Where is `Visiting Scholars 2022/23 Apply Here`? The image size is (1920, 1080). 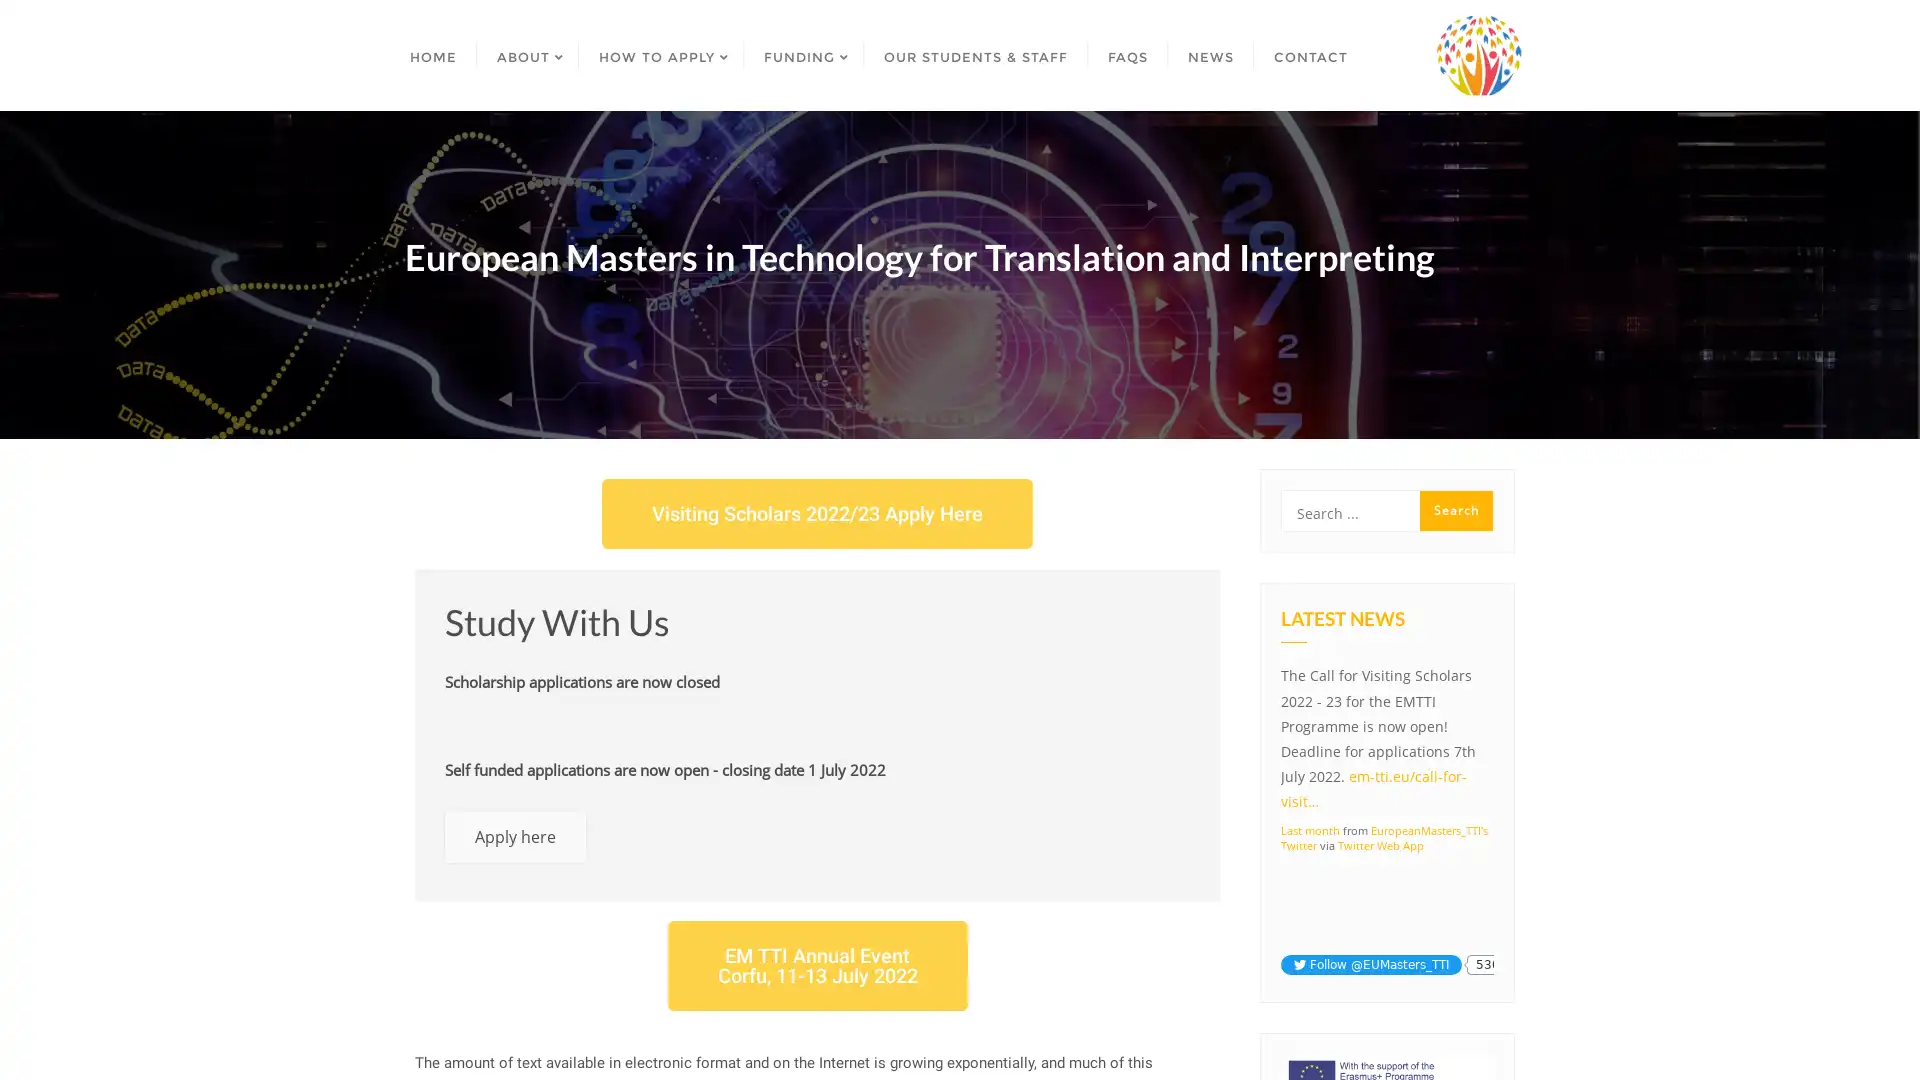
Visiting Scholars 2022/23 Apply Here is located at coordinates (817, 512).